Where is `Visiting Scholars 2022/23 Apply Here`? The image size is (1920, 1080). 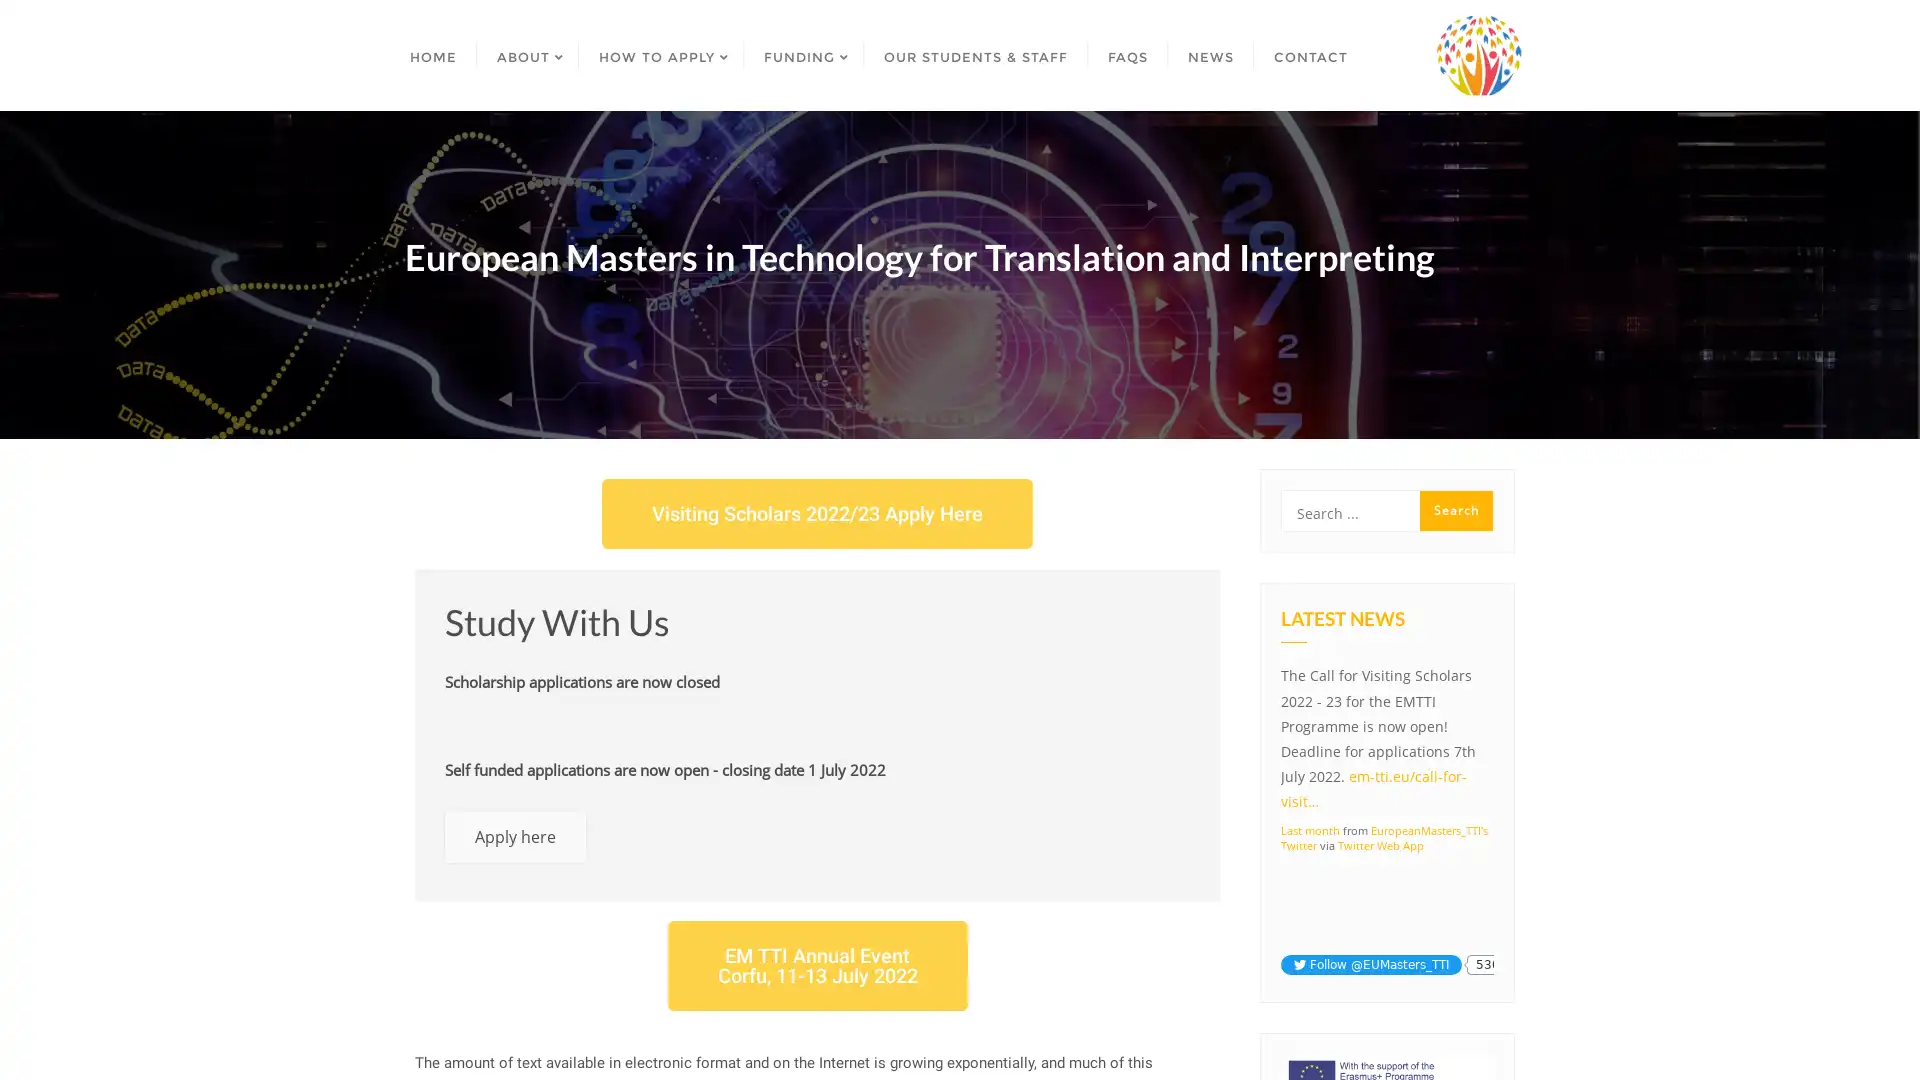
Visiting Scholars 2022/23 Apply Here is located at coordinates (817, 512).